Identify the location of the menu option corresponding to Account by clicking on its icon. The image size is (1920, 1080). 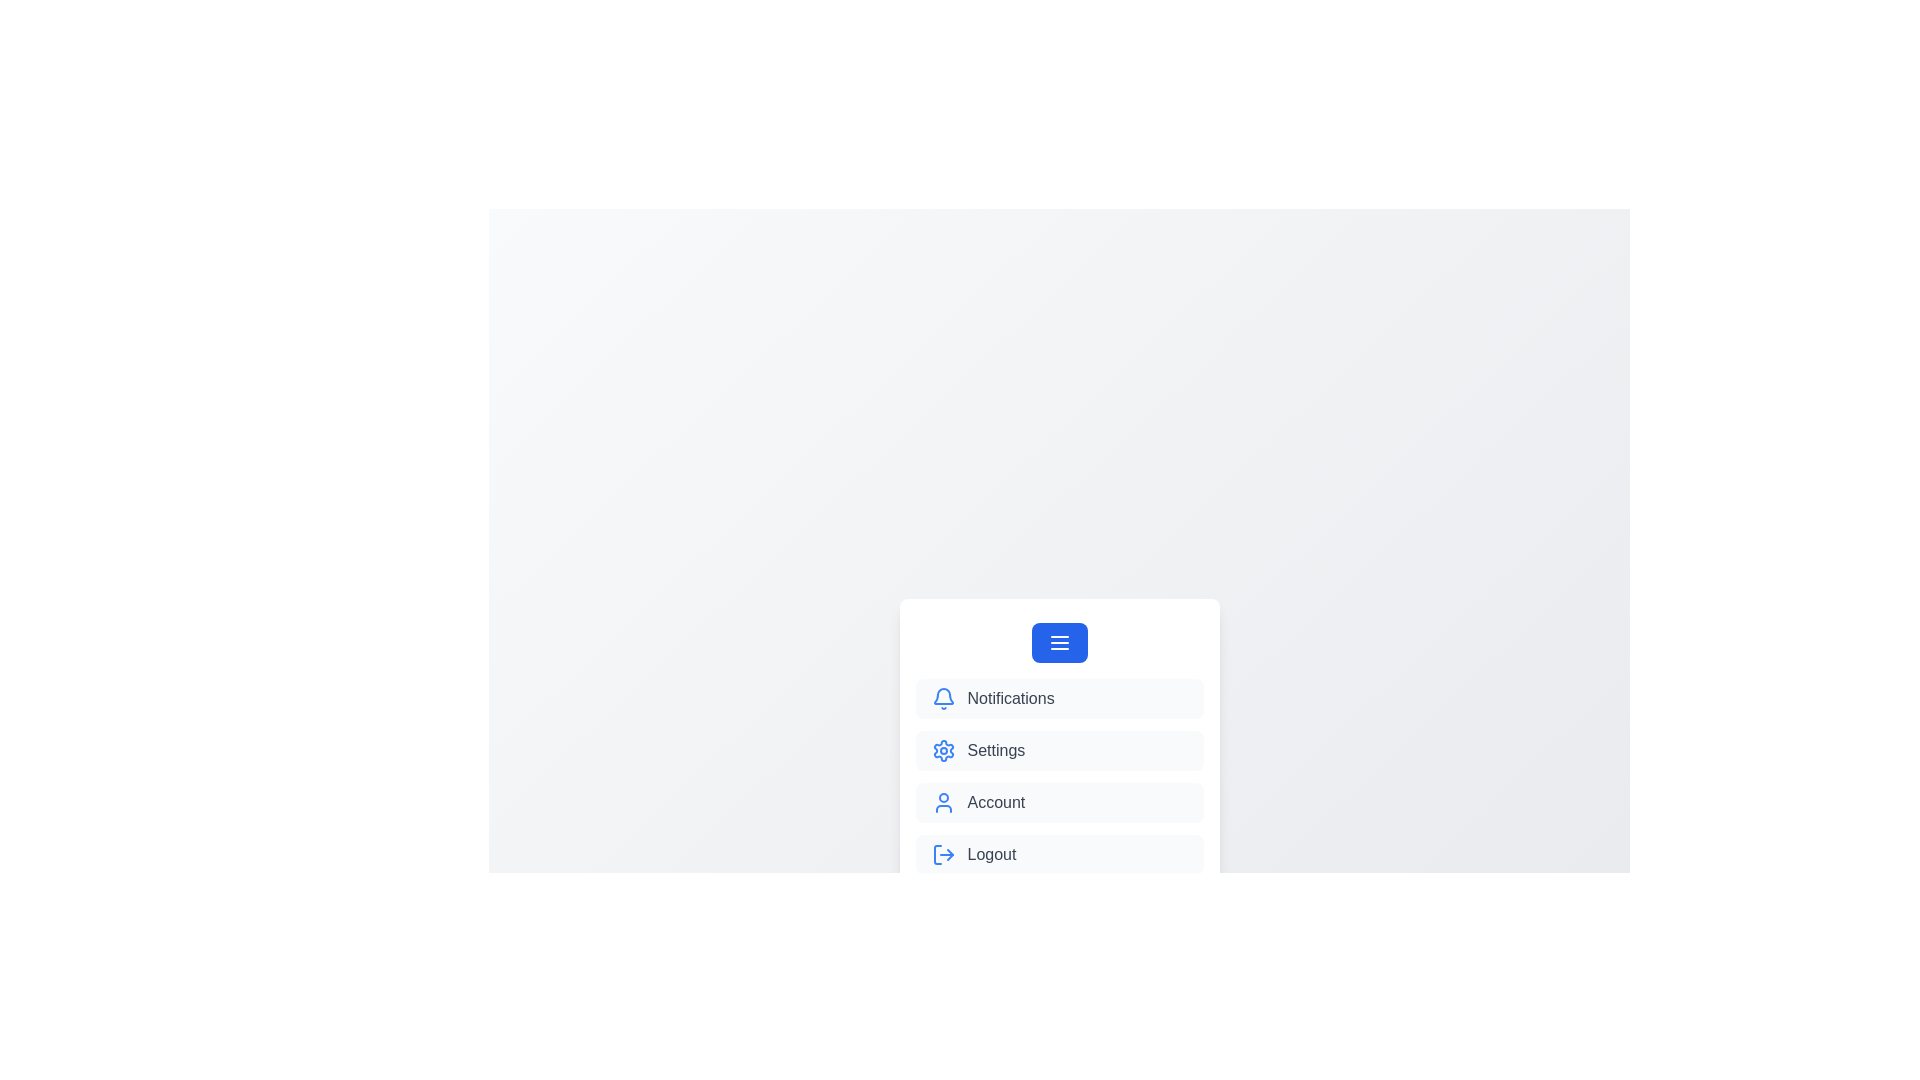
(942, 801).